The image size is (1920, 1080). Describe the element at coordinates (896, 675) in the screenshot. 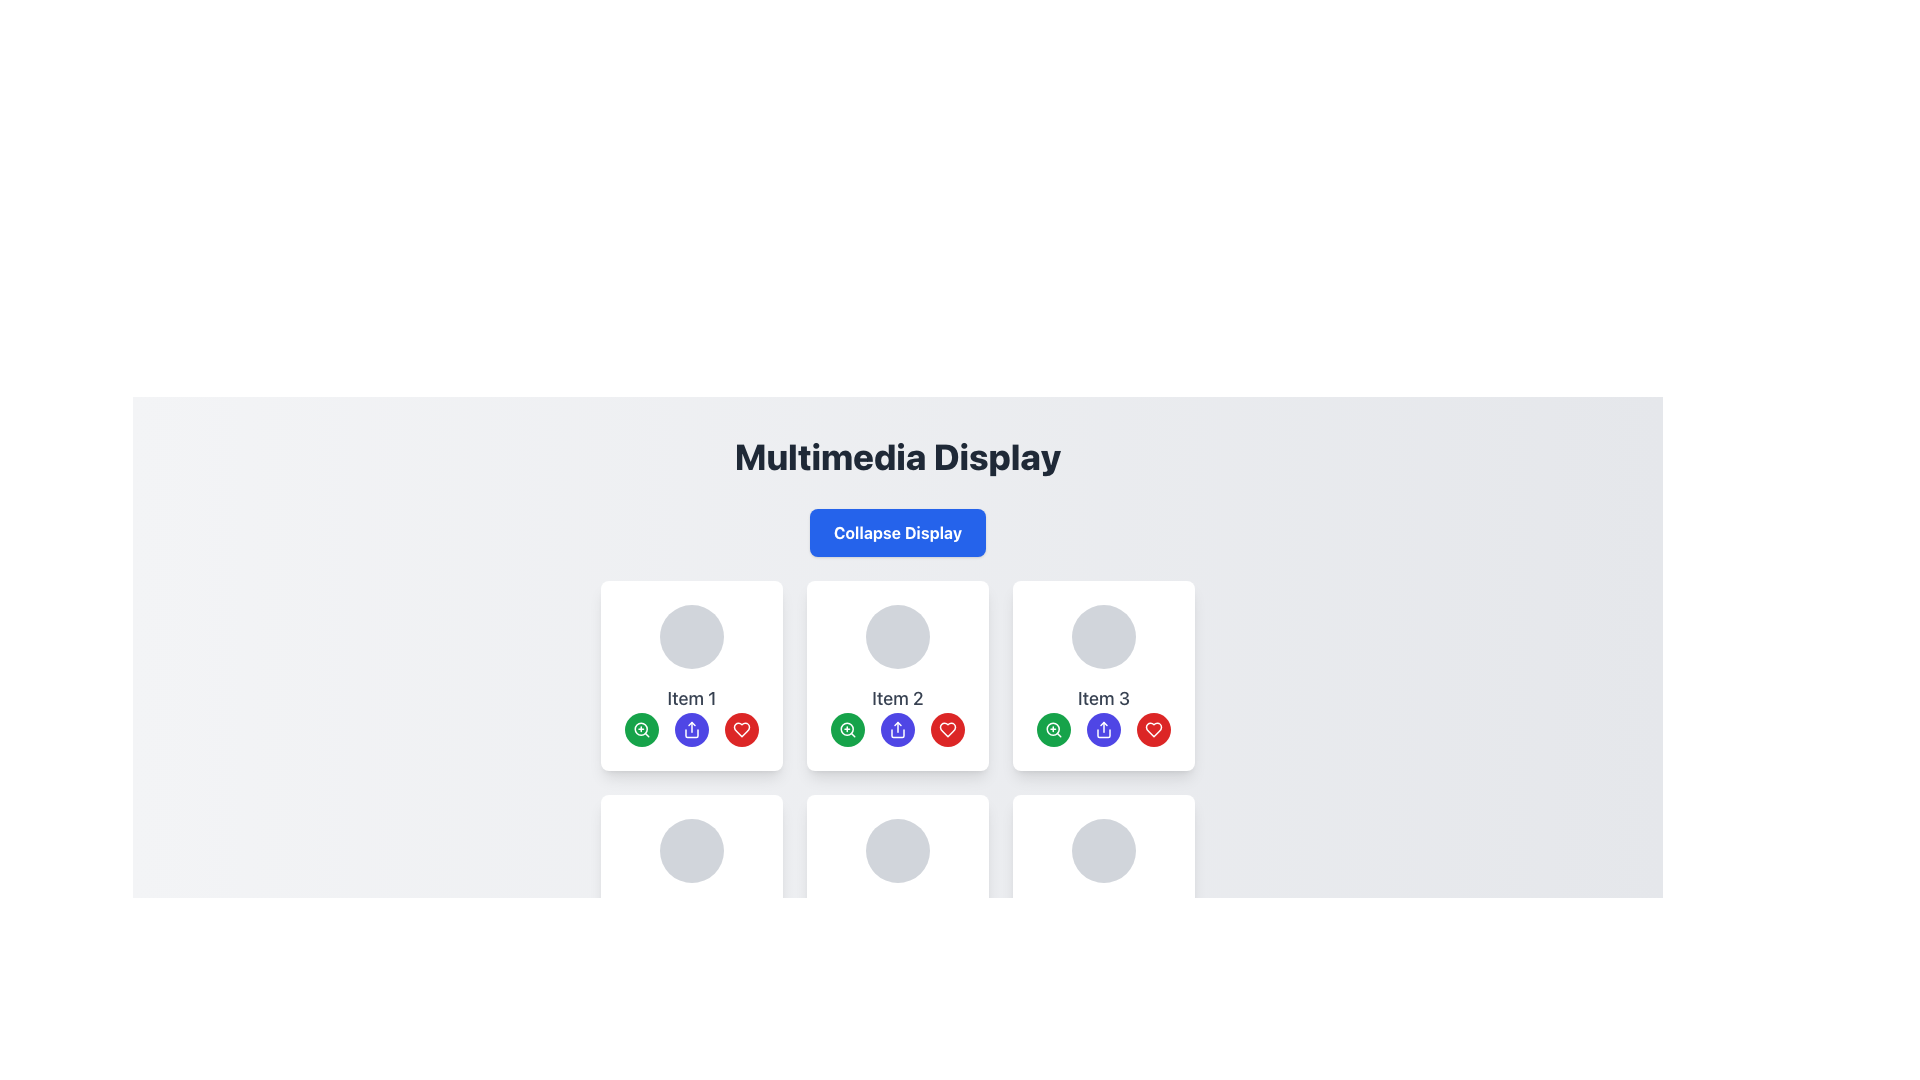

I see `the 'Item 2' text located in the card-like component with a white background and rounded edges, positioned centrally in the top row of a three-column grid layout` at that location.